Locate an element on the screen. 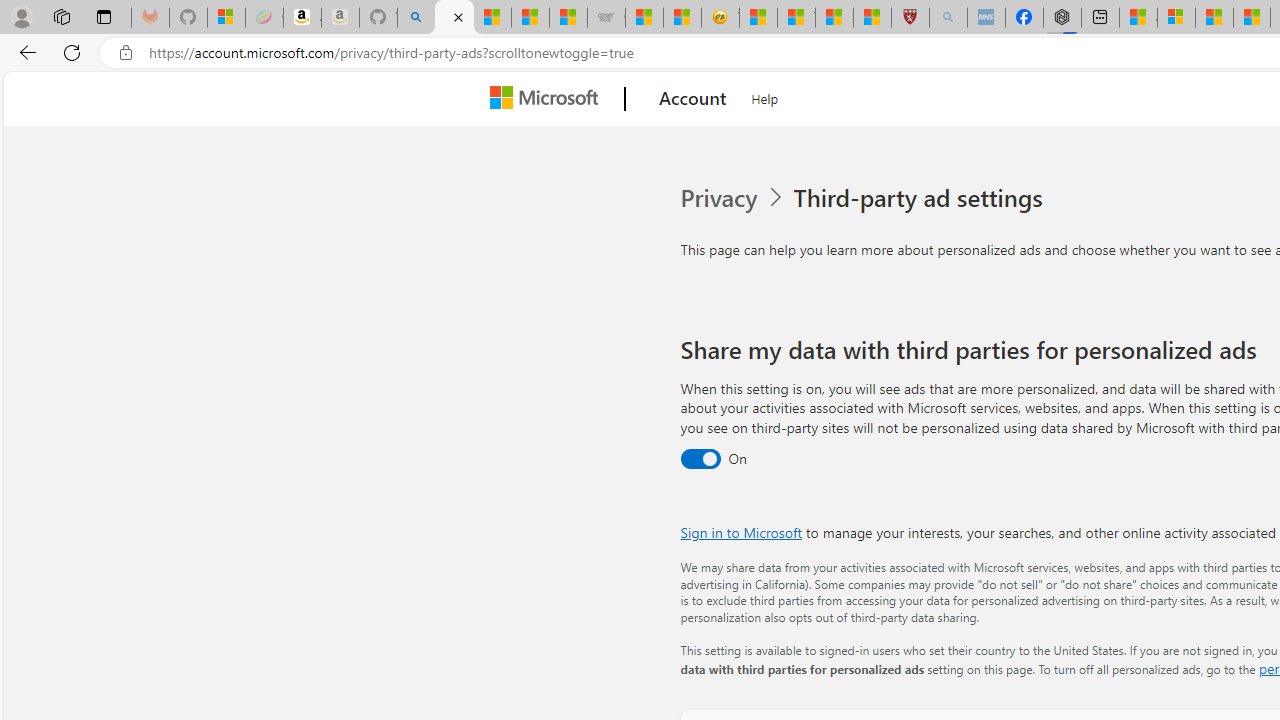  'Sign in to Microsoft' is located at coordinates (740, 531).